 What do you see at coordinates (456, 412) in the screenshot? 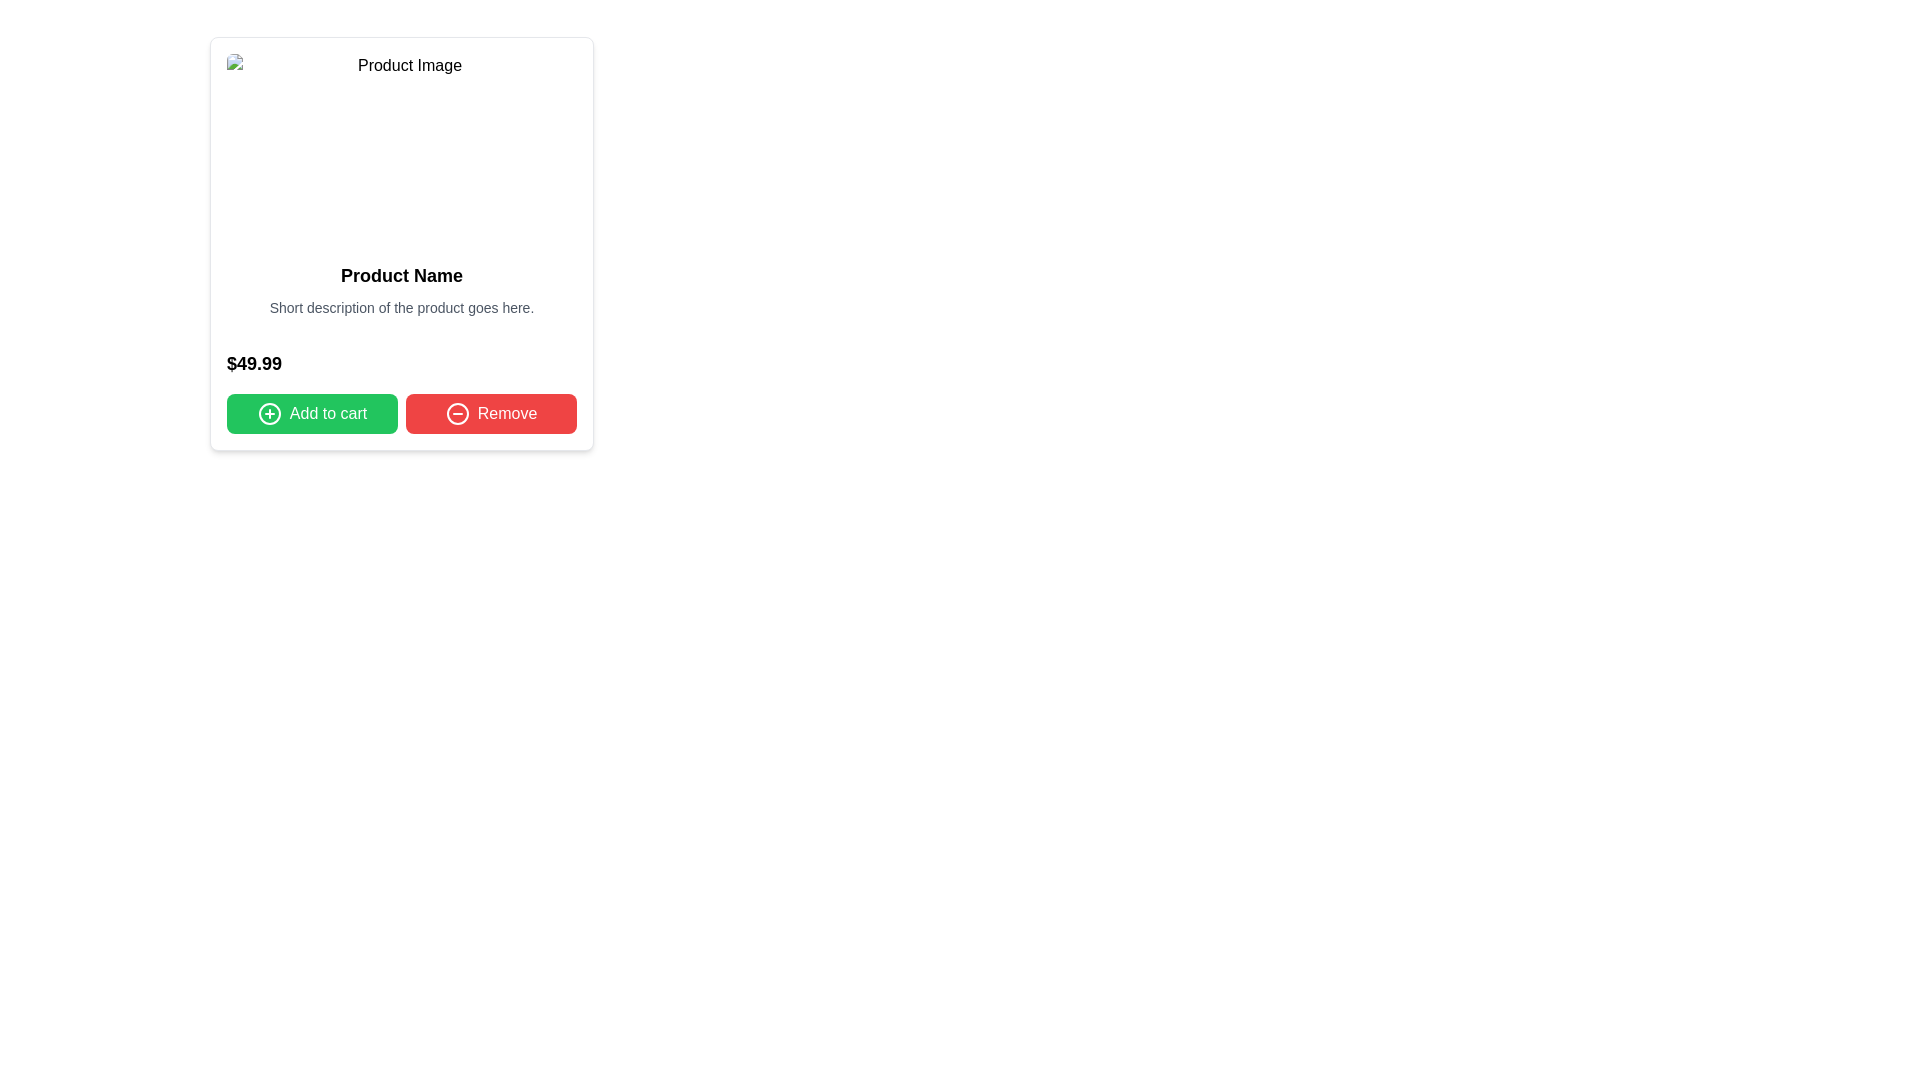
I see `the compact circular minus icon located to the left of the red 'Remove' button within the bottom section of the card interface` at bounding box center [456, 412].